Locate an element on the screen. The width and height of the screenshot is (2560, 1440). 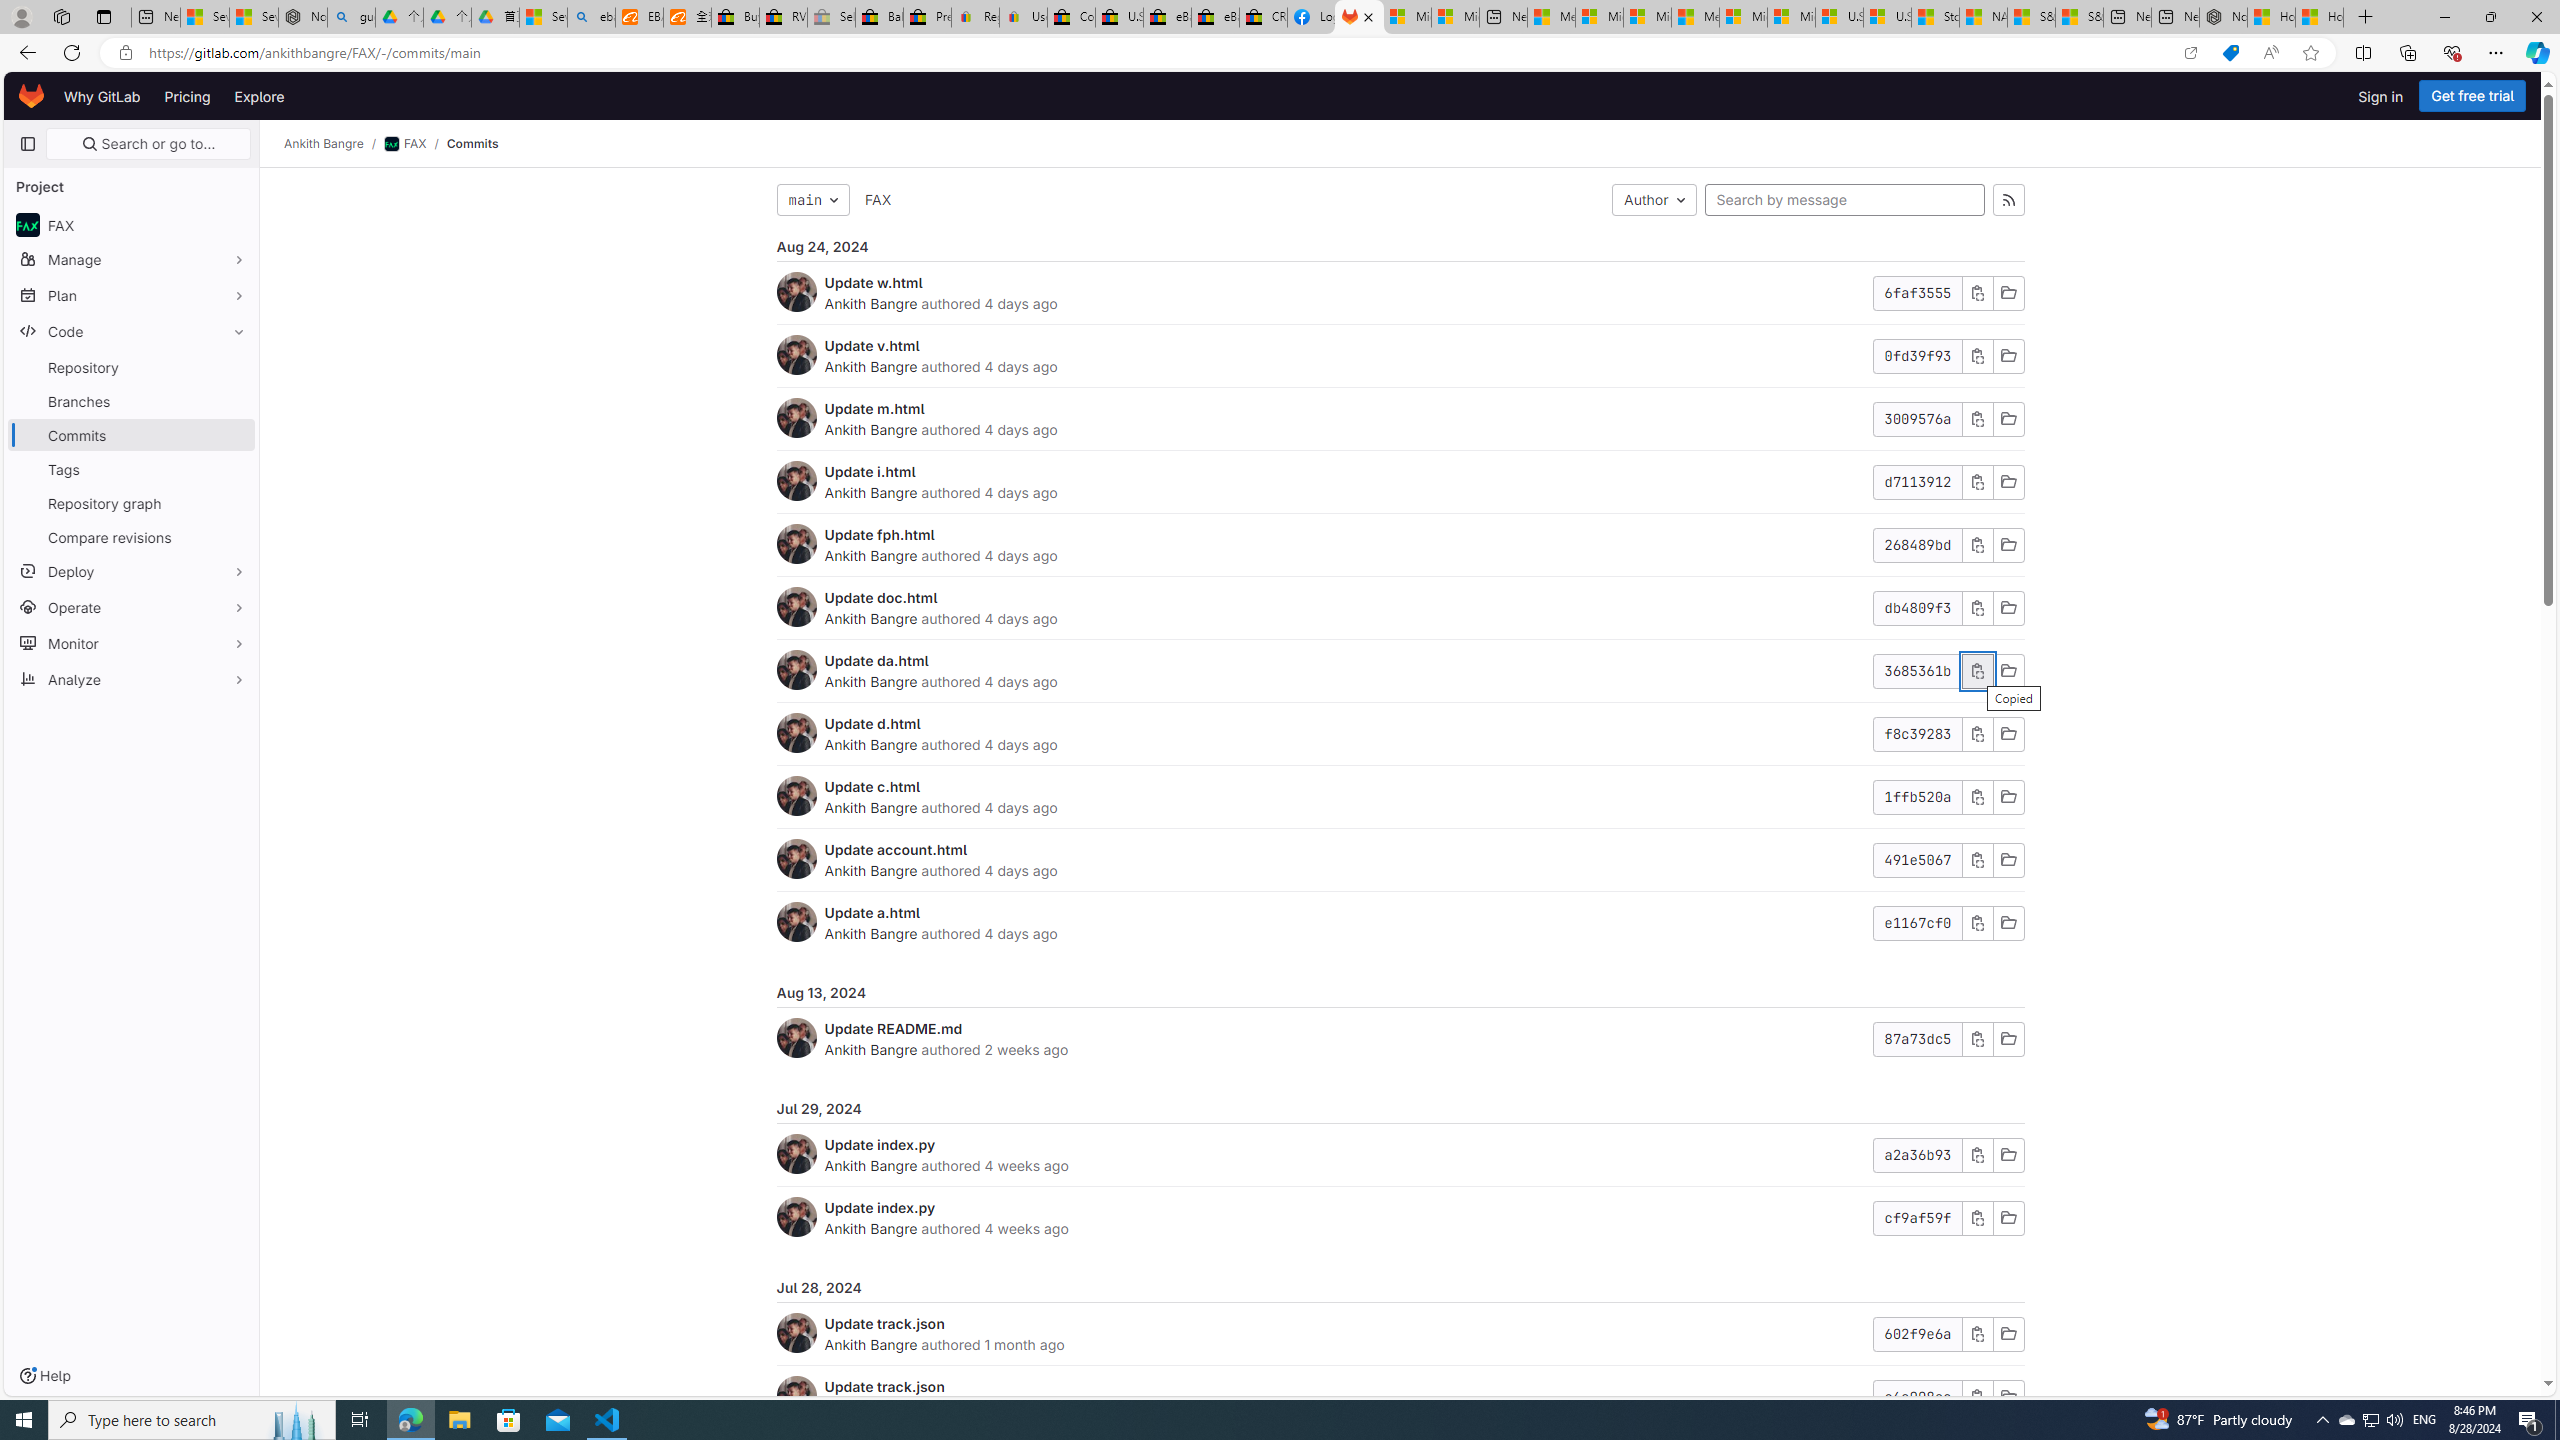
'Update track.jsonAnkith Bangre authored 1 month ago602f9e6a' is located at coordinates (1399, 1333).